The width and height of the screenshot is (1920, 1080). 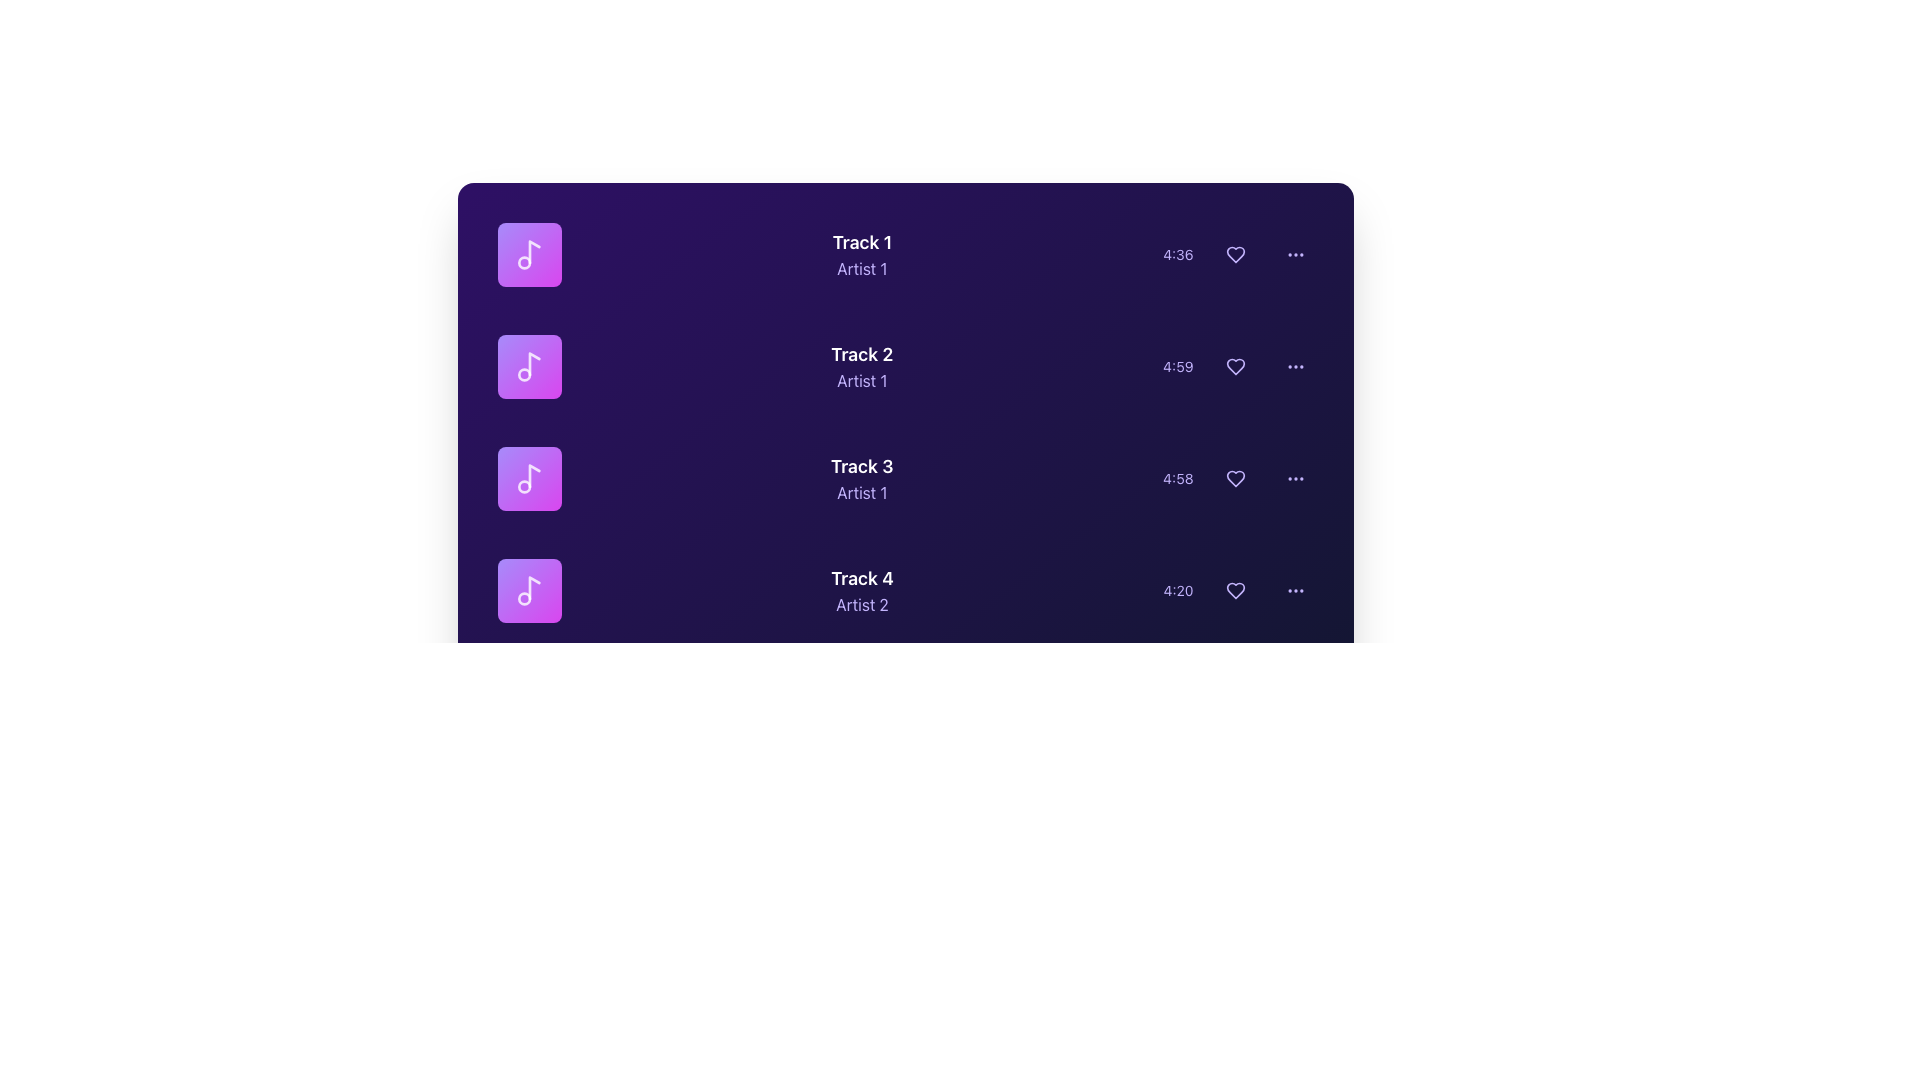 What do you see at coordinates (862, 381) in the screenshot?
I see `the static text label representing the artist name for the track 'Track 2', located directly below the text 'Track 2' in the second row of the track list` at bounding box center [862, 381].